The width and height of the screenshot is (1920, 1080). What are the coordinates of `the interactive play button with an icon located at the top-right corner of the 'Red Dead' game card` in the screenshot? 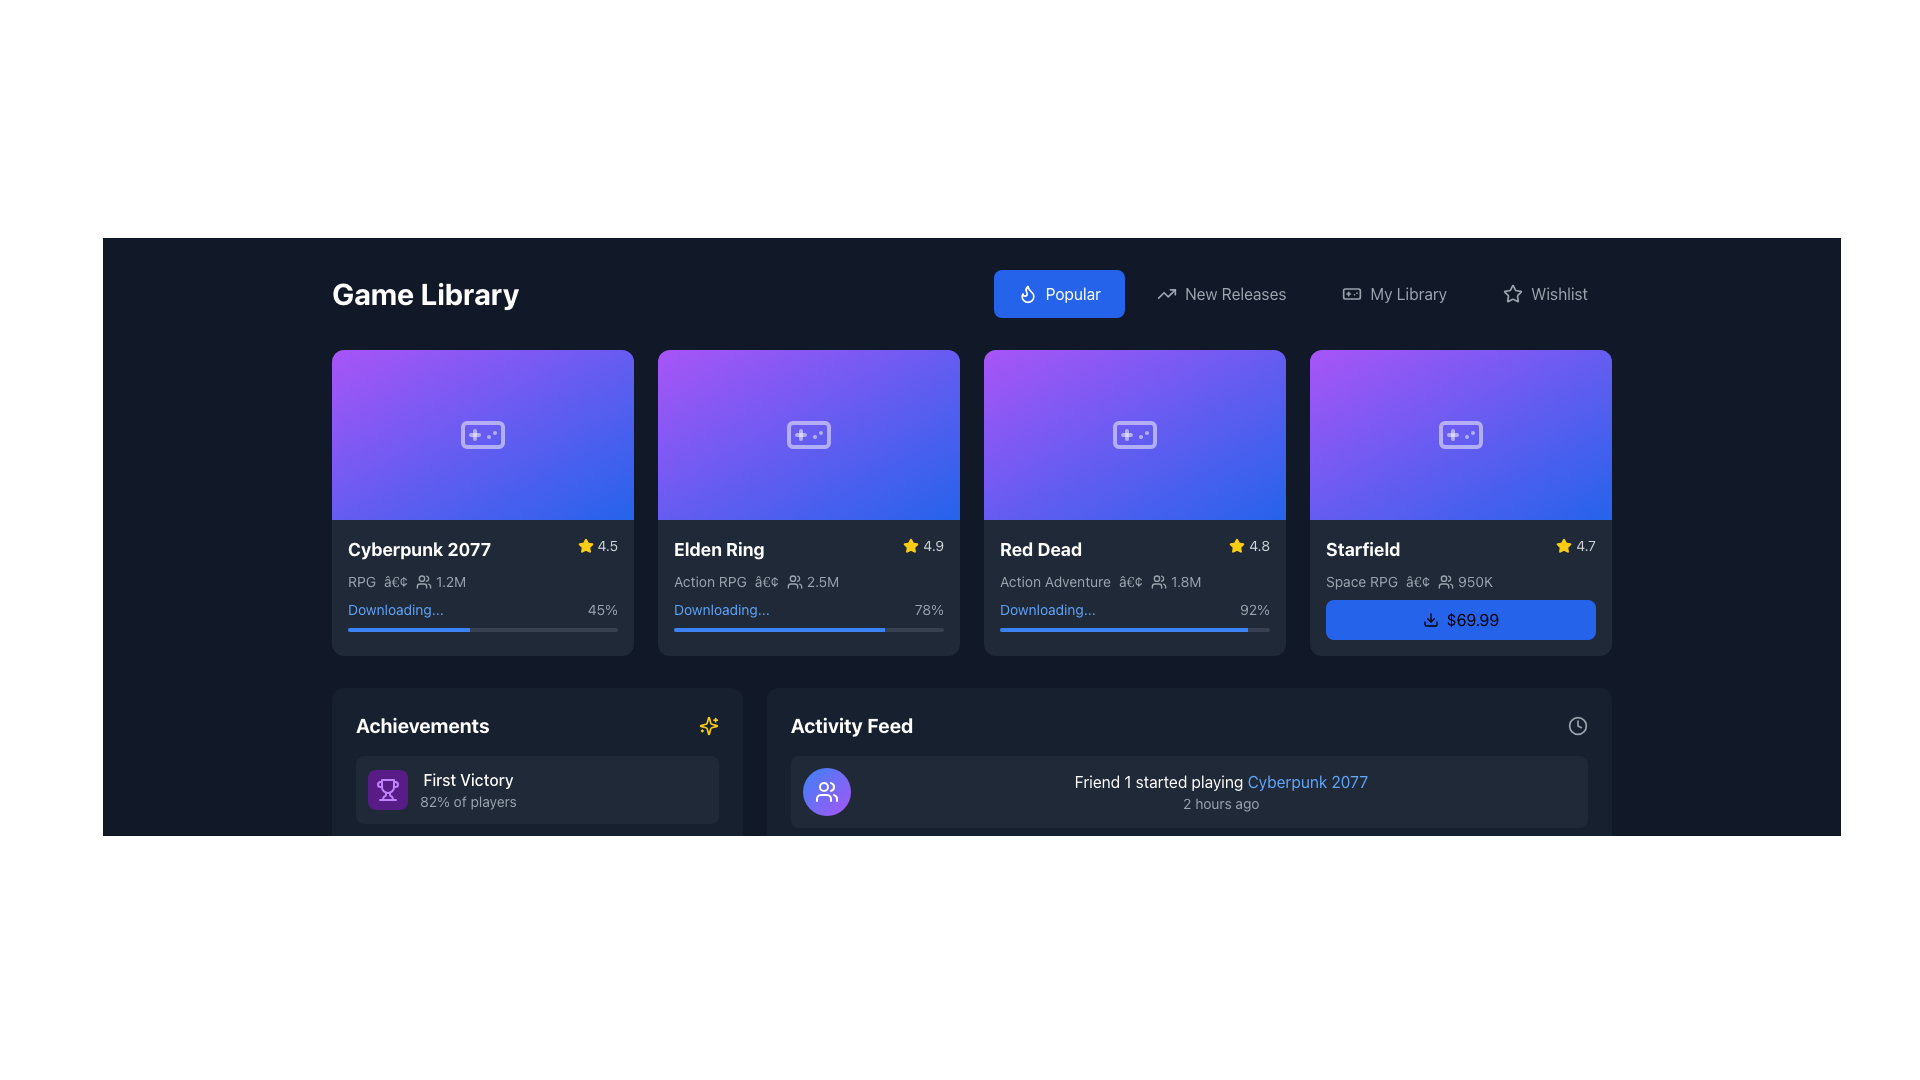 It's located at (1258, 375).